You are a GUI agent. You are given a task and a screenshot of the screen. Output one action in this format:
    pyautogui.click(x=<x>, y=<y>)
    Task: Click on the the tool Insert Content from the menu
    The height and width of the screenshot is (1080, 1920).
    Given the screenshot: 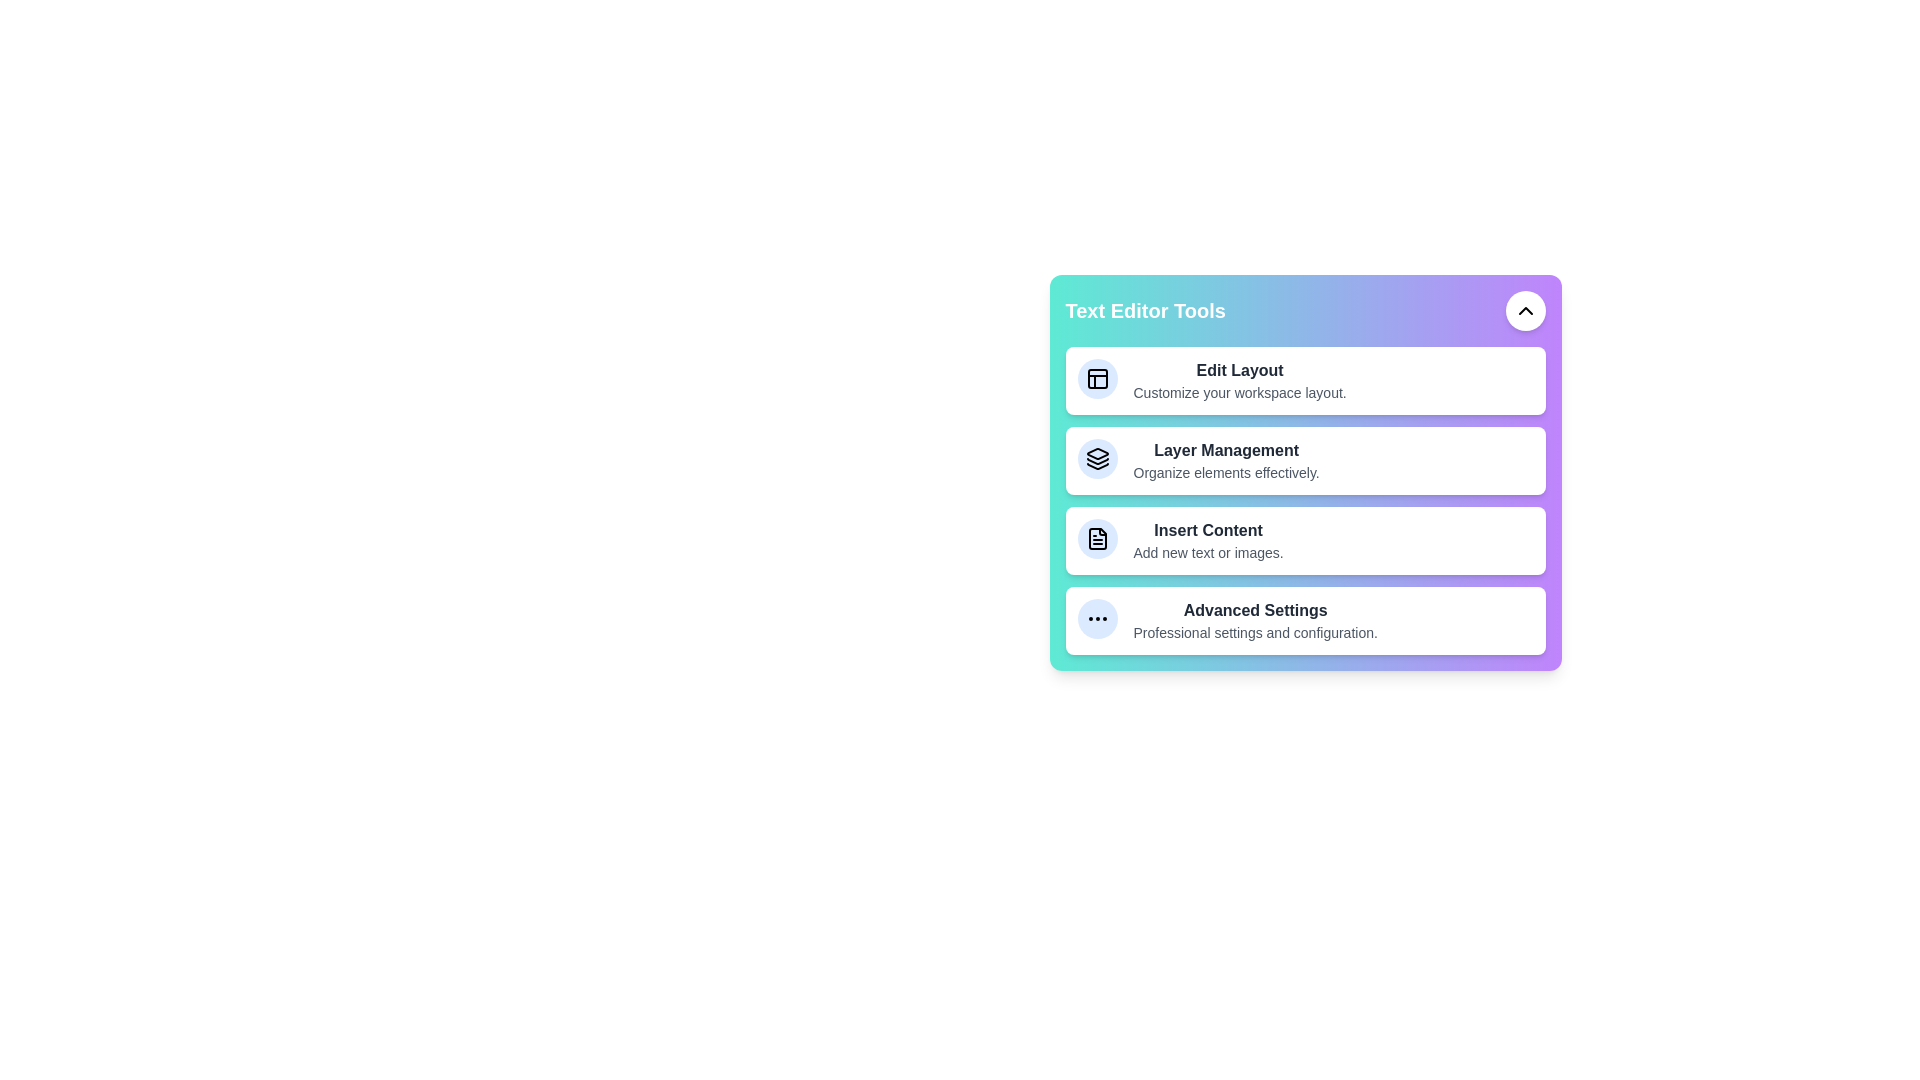 What is the action you would take?
    pyautogui.click(x=1200, y=508)
    